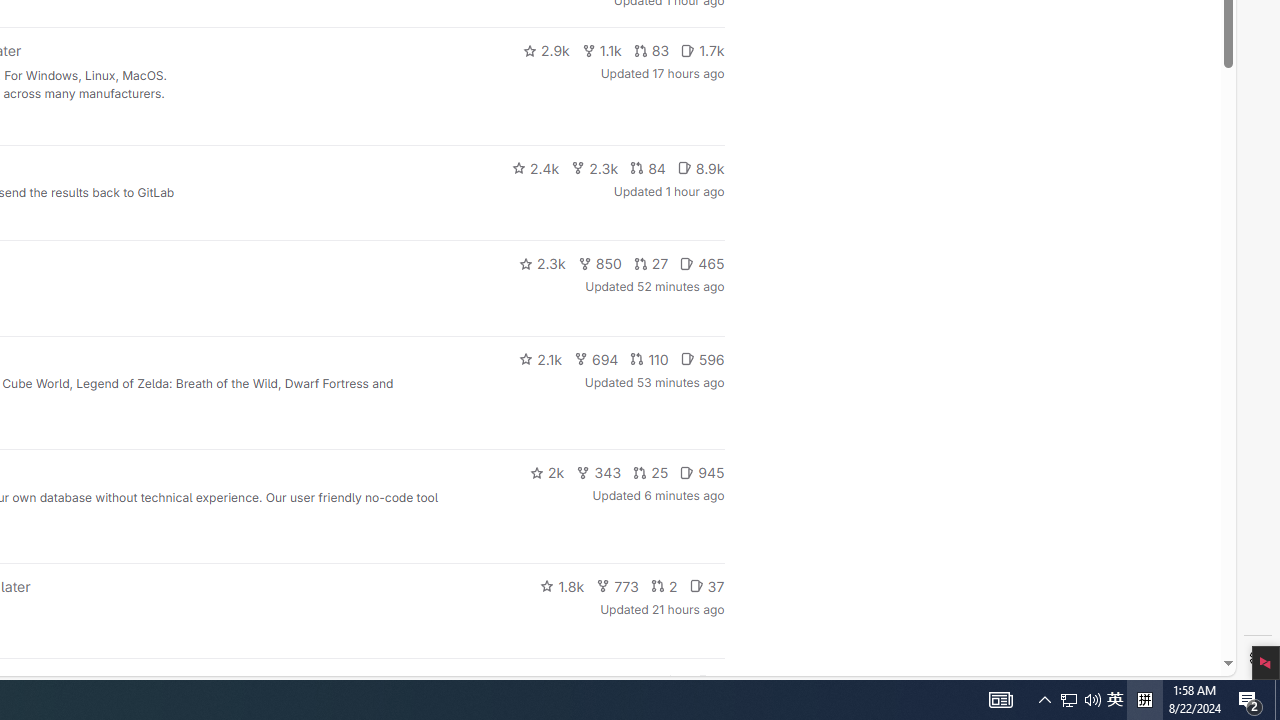 The height and width of the screenshot is (720, 1280). Describe the element at coordinates (651, 473) in the screenshot. I see `'25'` at that location.